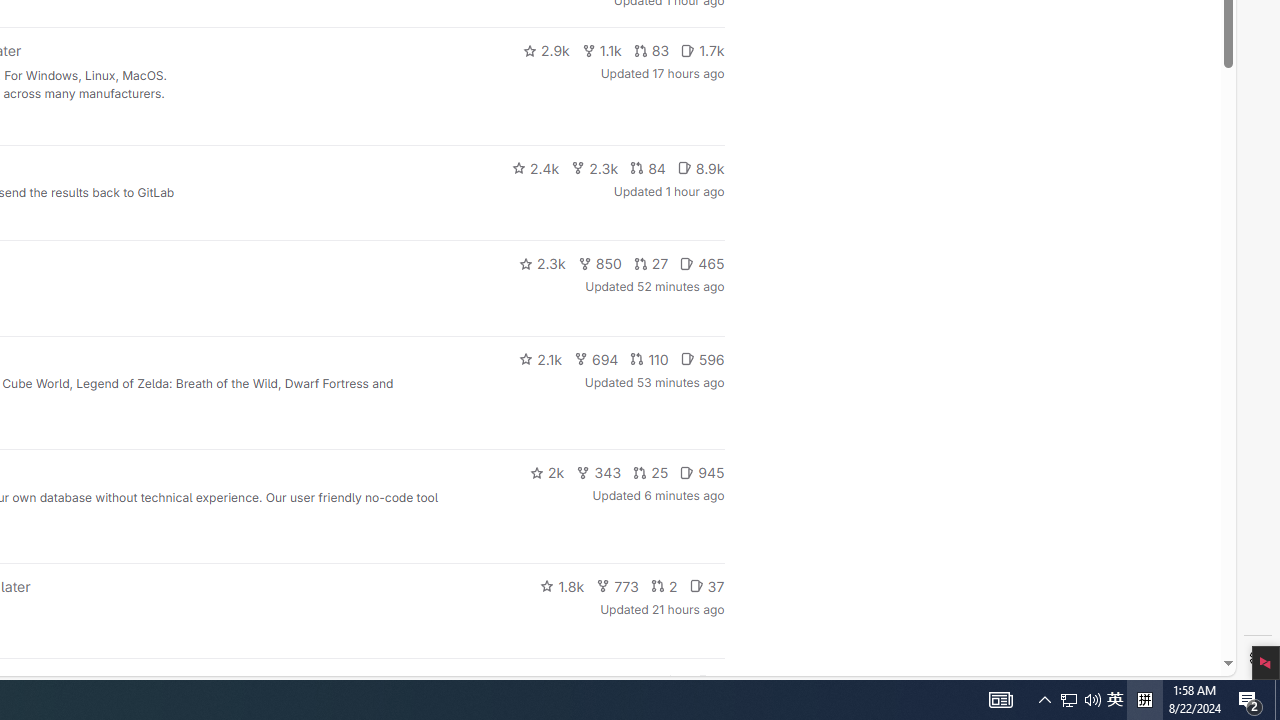 The height and width of the screenshot is (720, 1280). Describe the element at coordinates (651, 473) in the screenshot. I see `'25'` at that location.